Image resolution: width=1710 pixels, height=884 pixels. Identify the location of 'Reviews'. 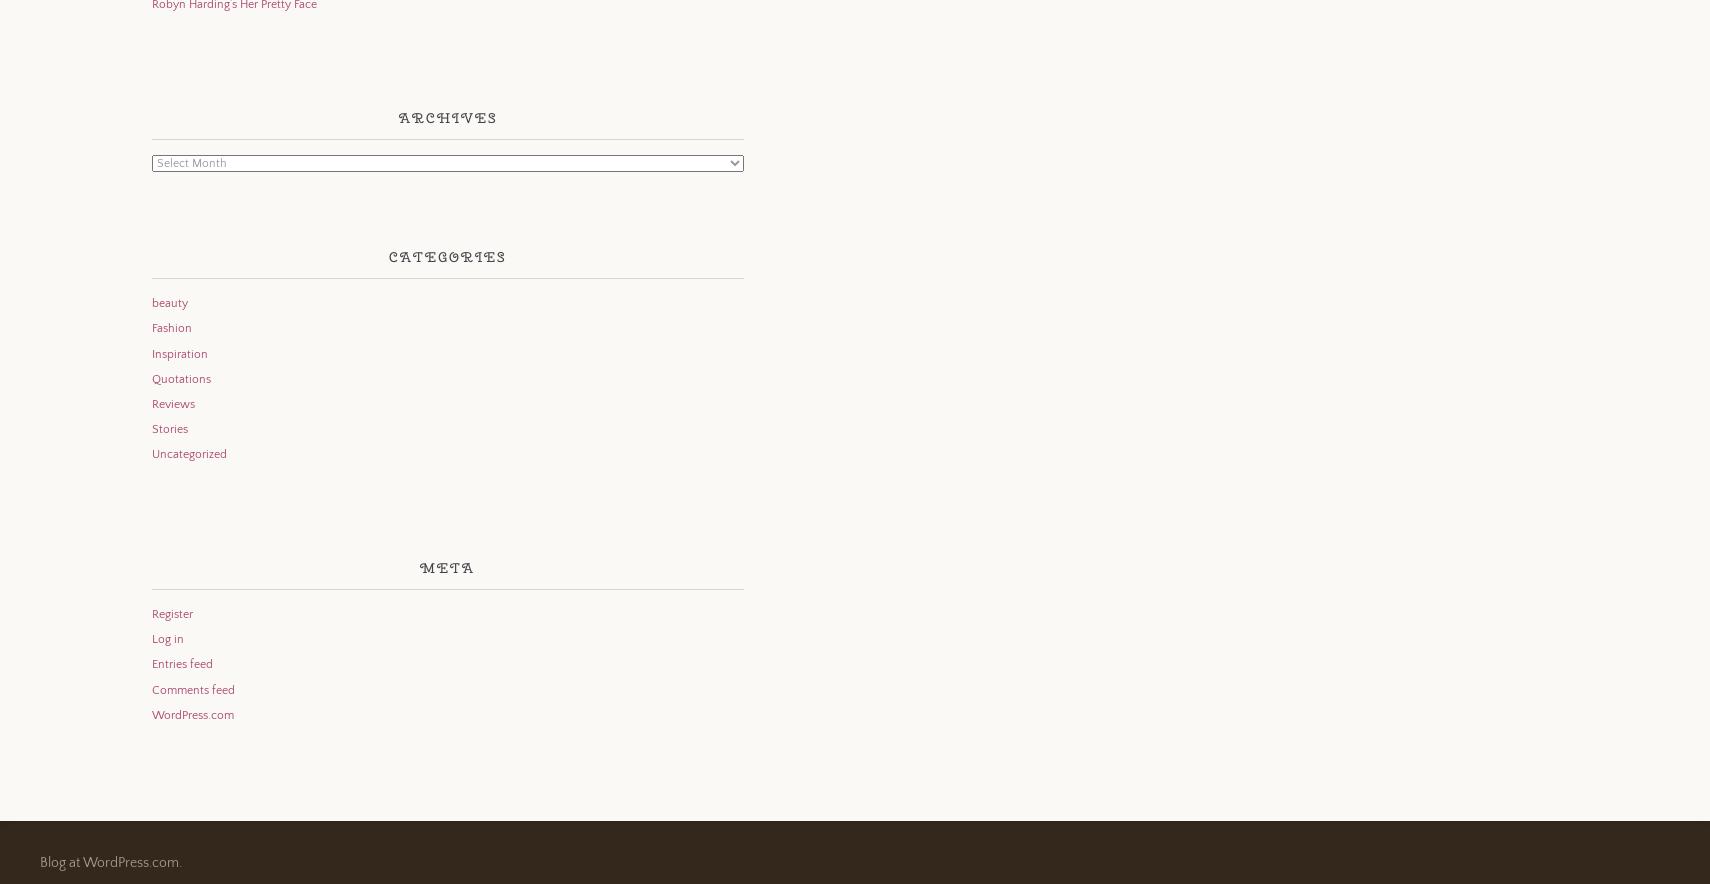
(171, 404).